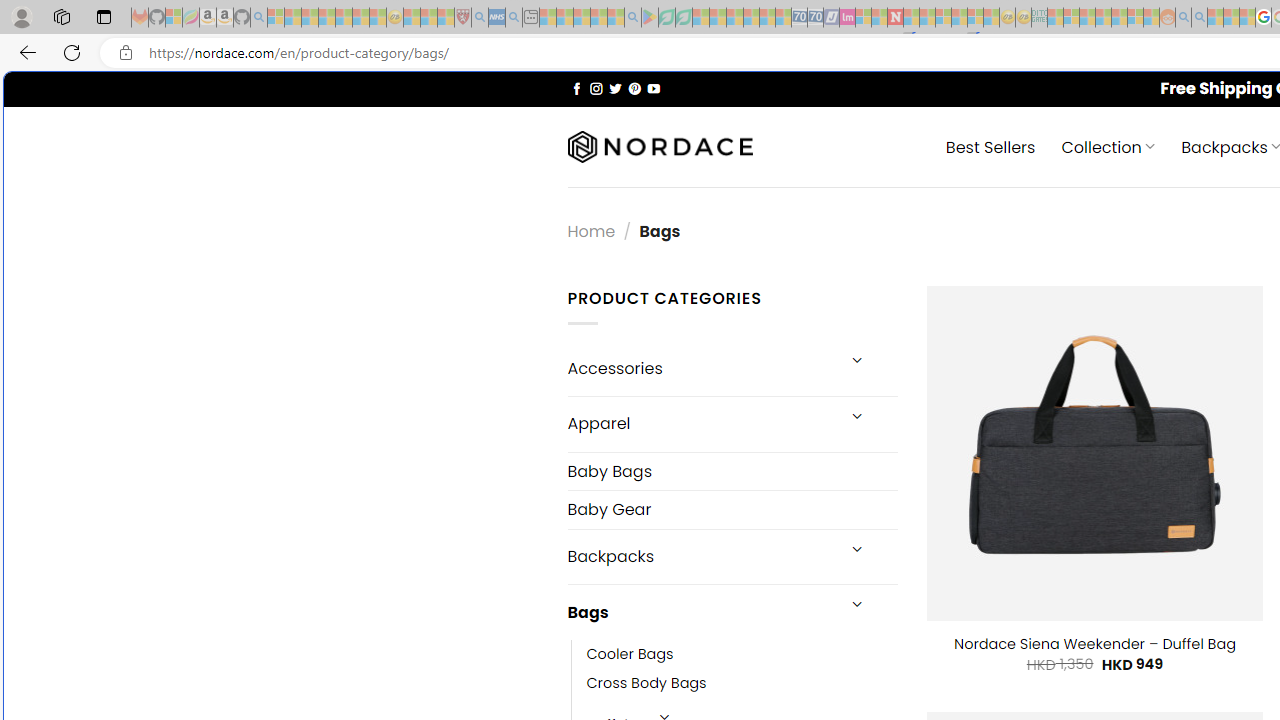 This screenshot has height=720, width=1280. What do you see at coordinates (700, 612) in the screenshot?
I see `'Bags'` at bounding box center [700, 612].